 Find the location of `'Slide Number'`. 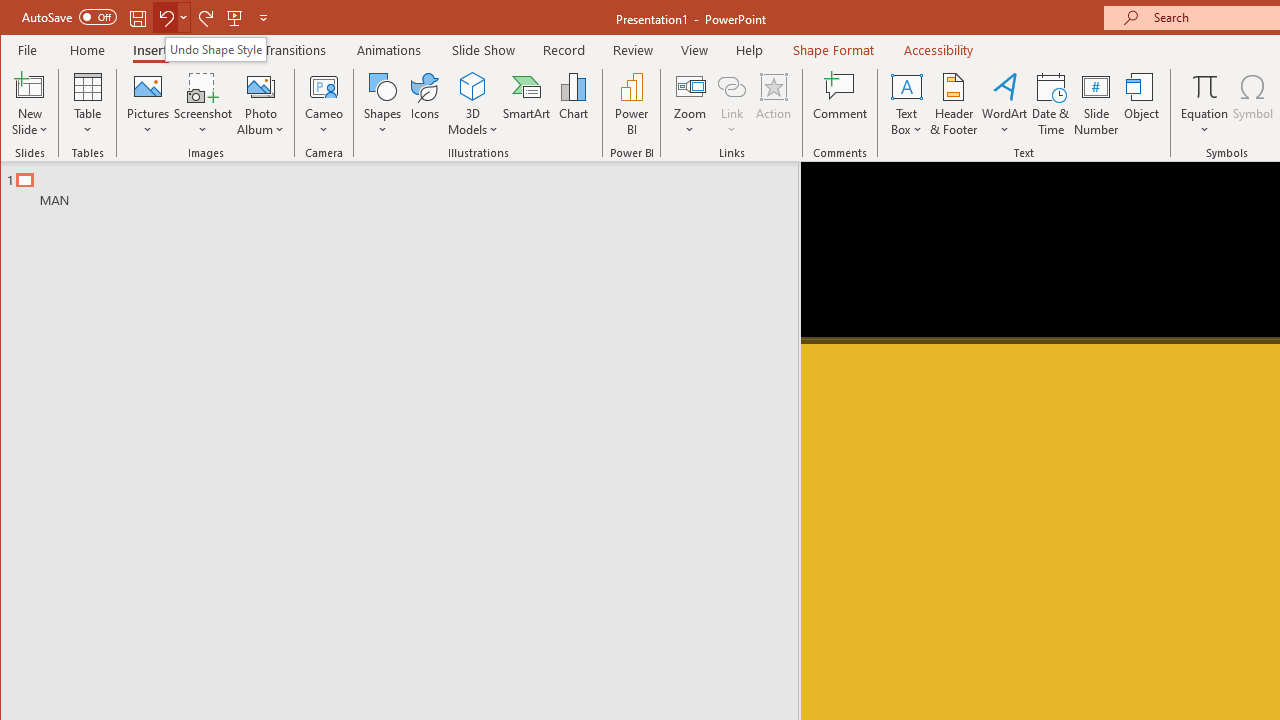

'Slide Number' is located at coordinates (1095, 104).